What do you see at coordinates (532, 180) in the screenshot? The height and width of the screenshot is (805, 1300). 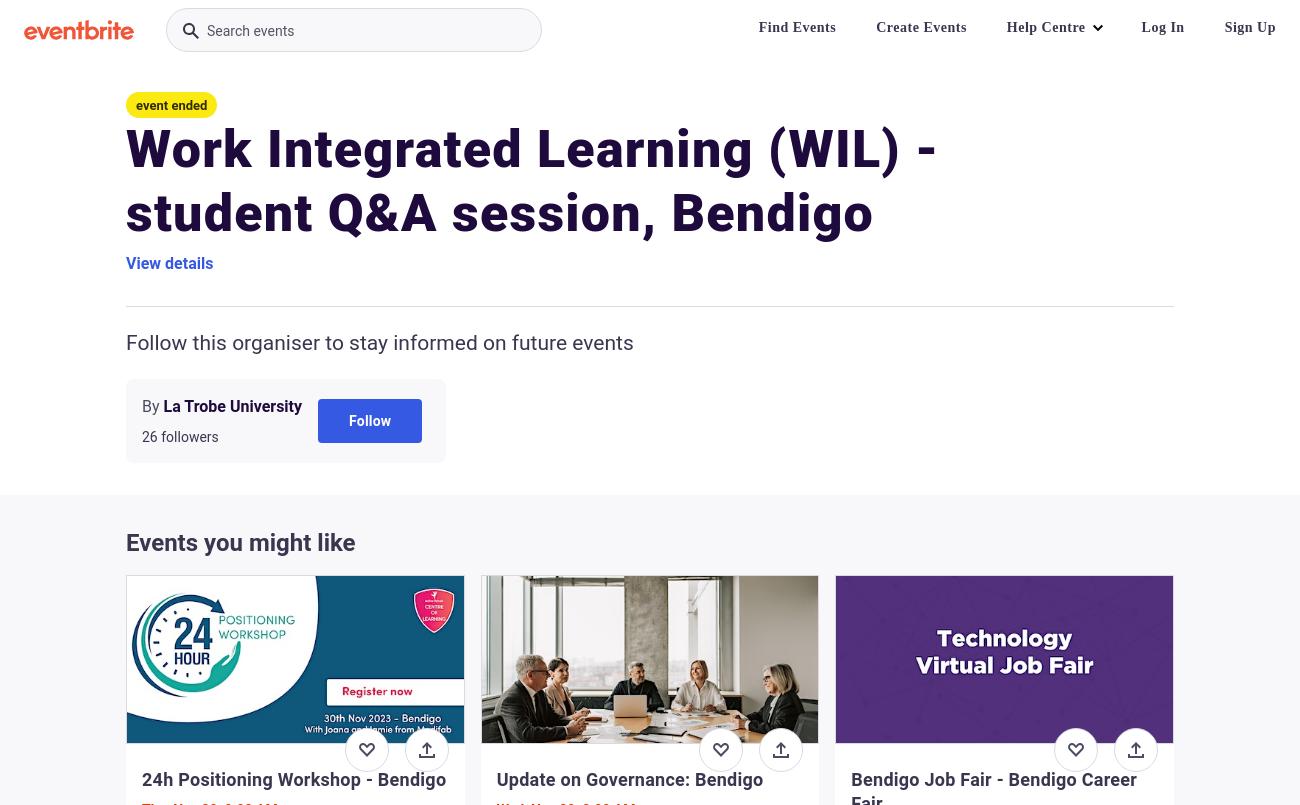 I see `'Work Integrated Learning (WIL) - student Q&A session, Bendigo'` at bounding box center [532, 180].